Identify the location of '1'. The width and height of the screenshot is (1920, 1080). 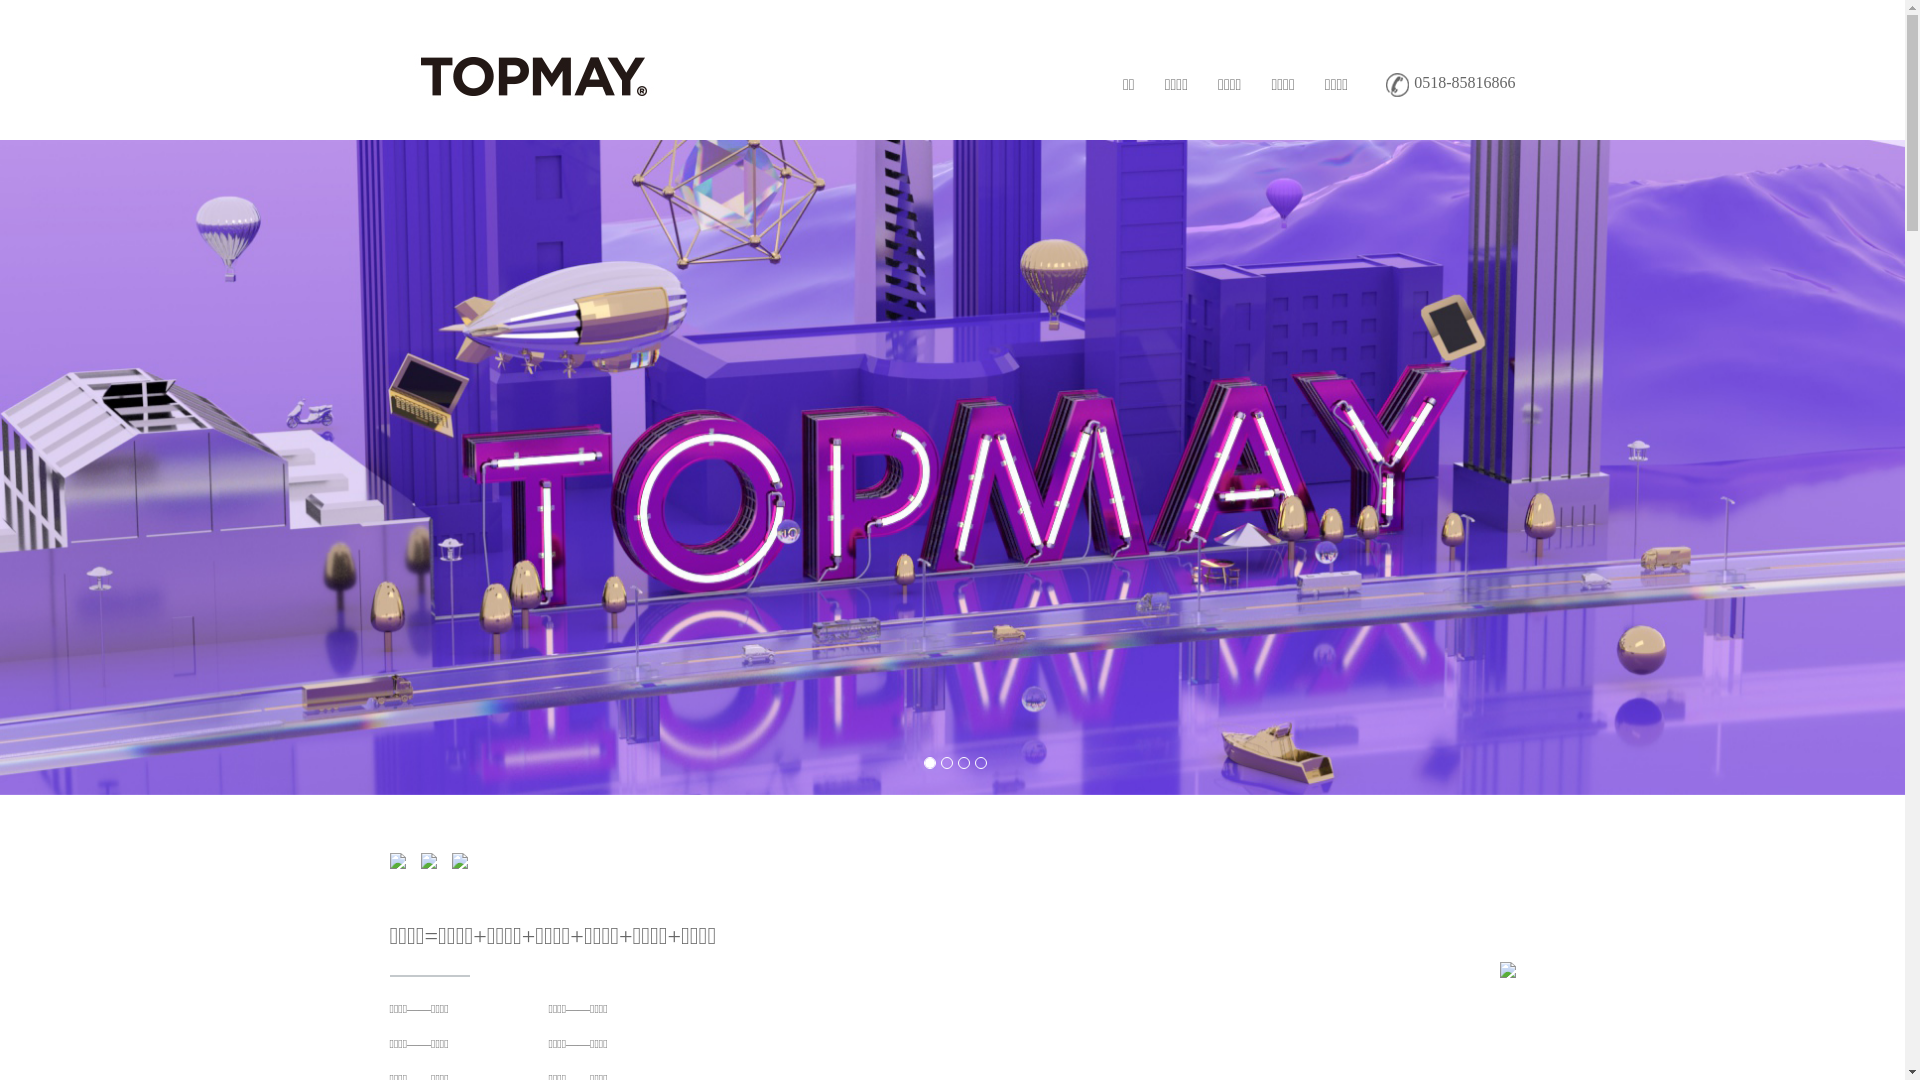
(928, 763).